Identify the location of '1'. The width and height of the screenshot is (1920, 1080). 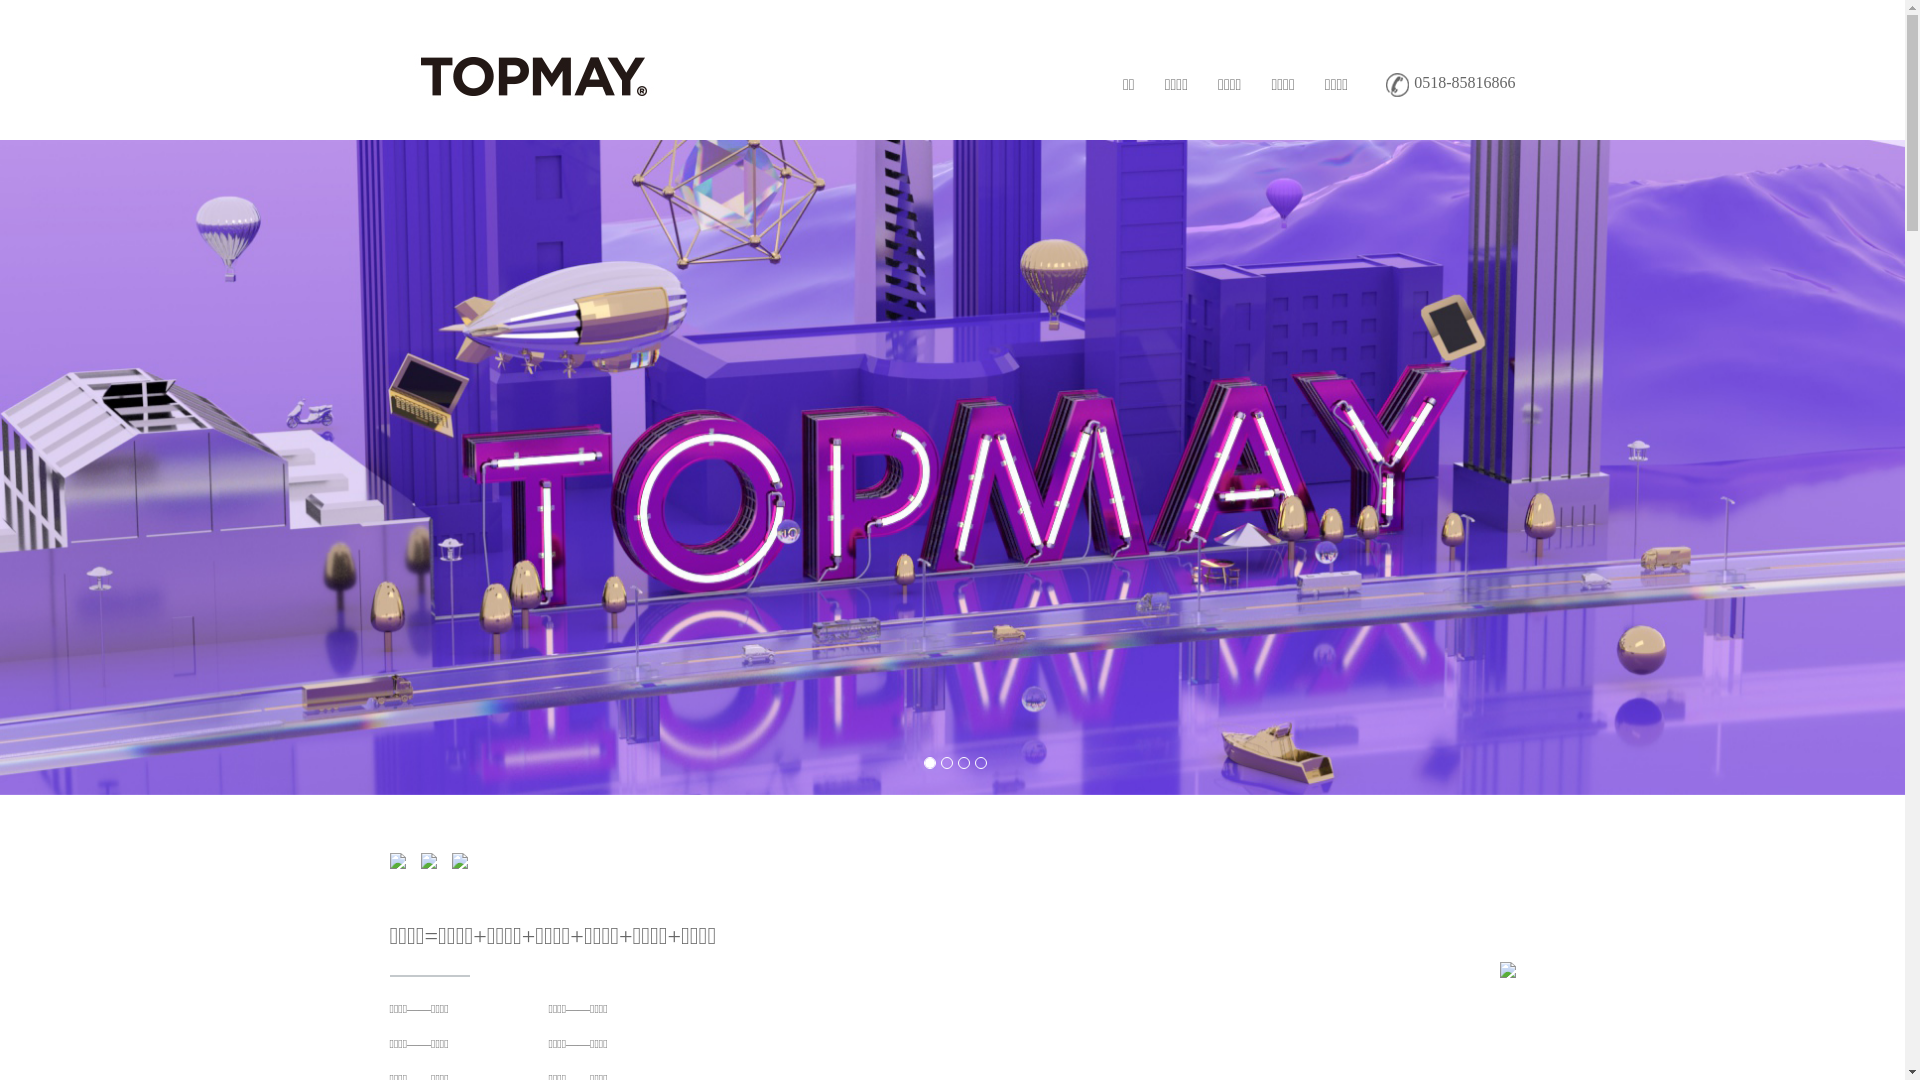
(928, 763).